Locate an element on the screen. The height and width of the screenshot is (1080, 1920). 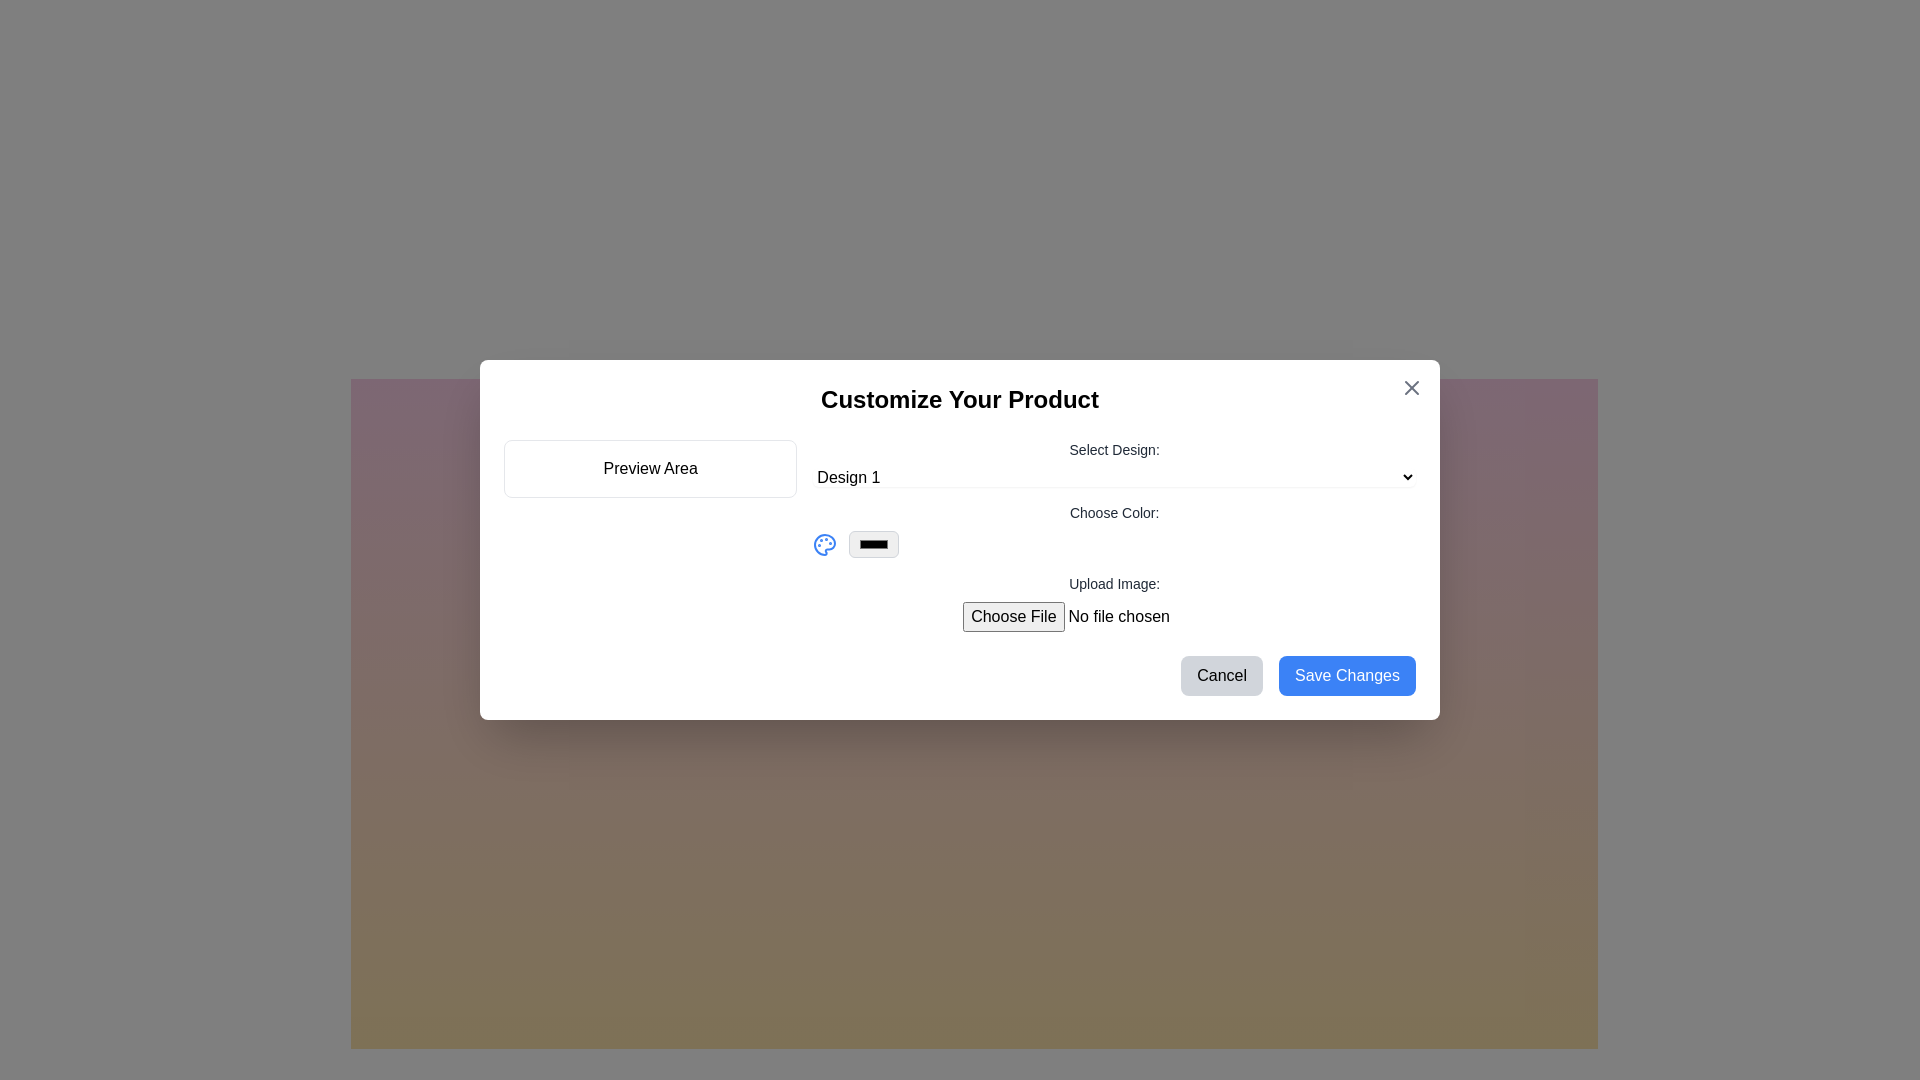
the static label text that provides a description for the file input field, located in the middle of the modal, between the 'Choose Color' section and the file input field is located at coordinates (1113, 583).